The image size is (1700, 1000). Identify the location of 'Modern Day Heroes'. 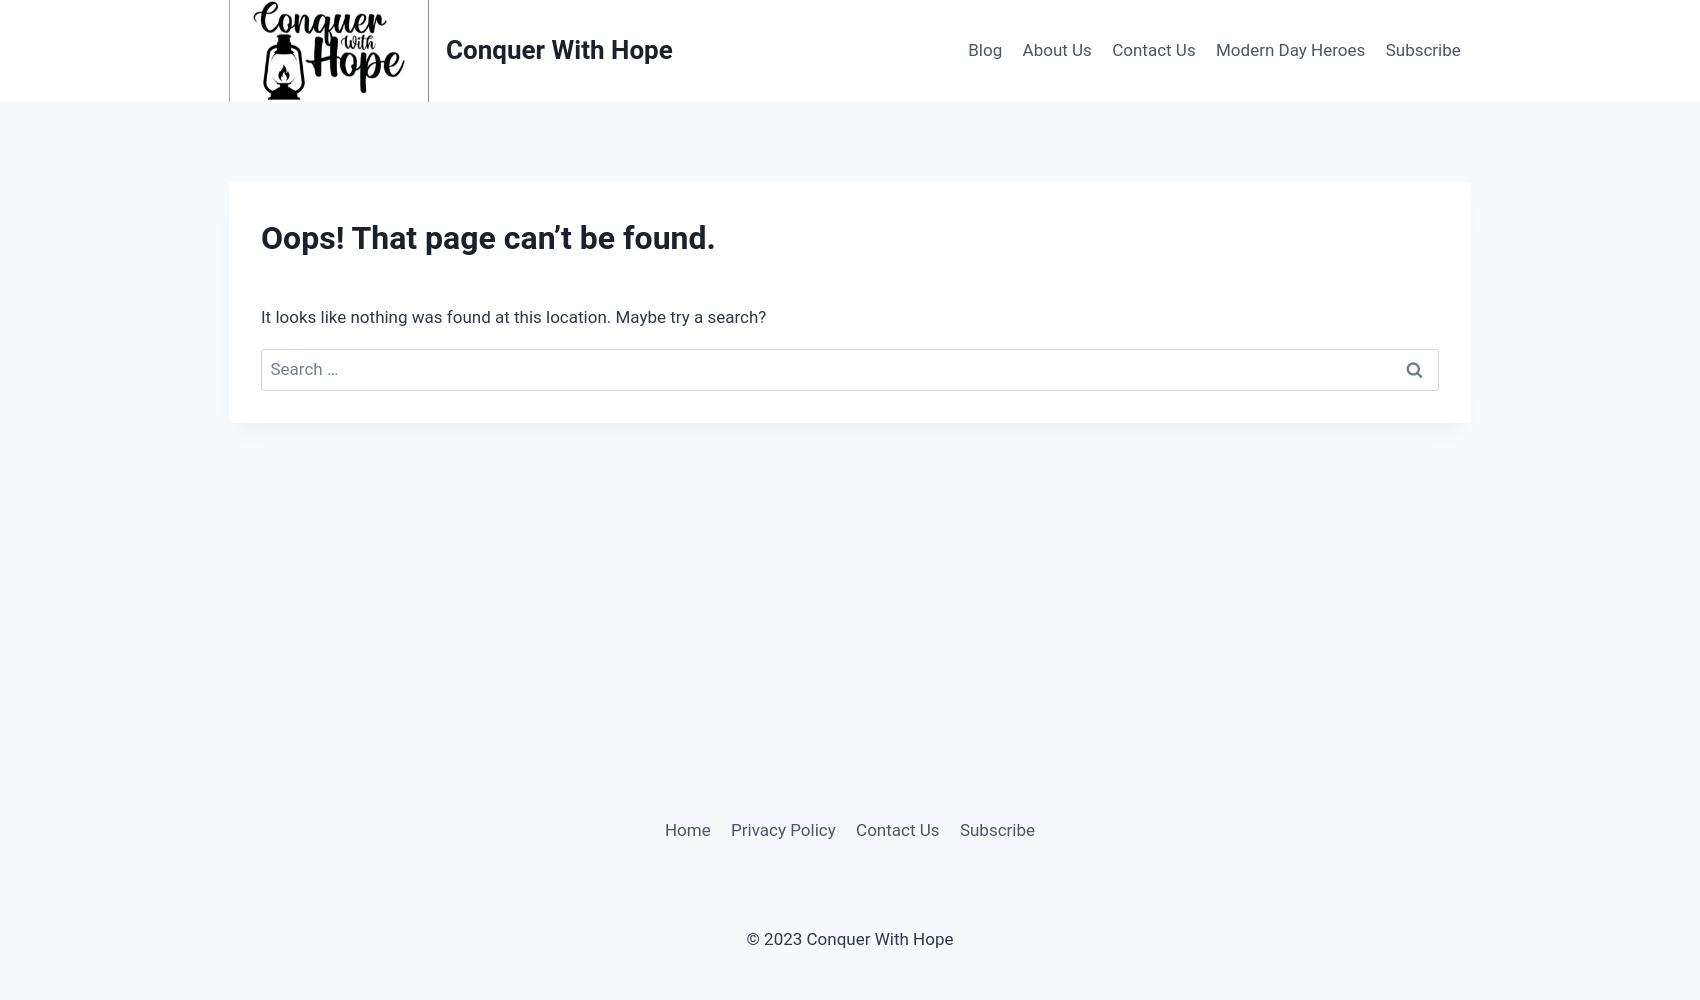
(1290, 50).